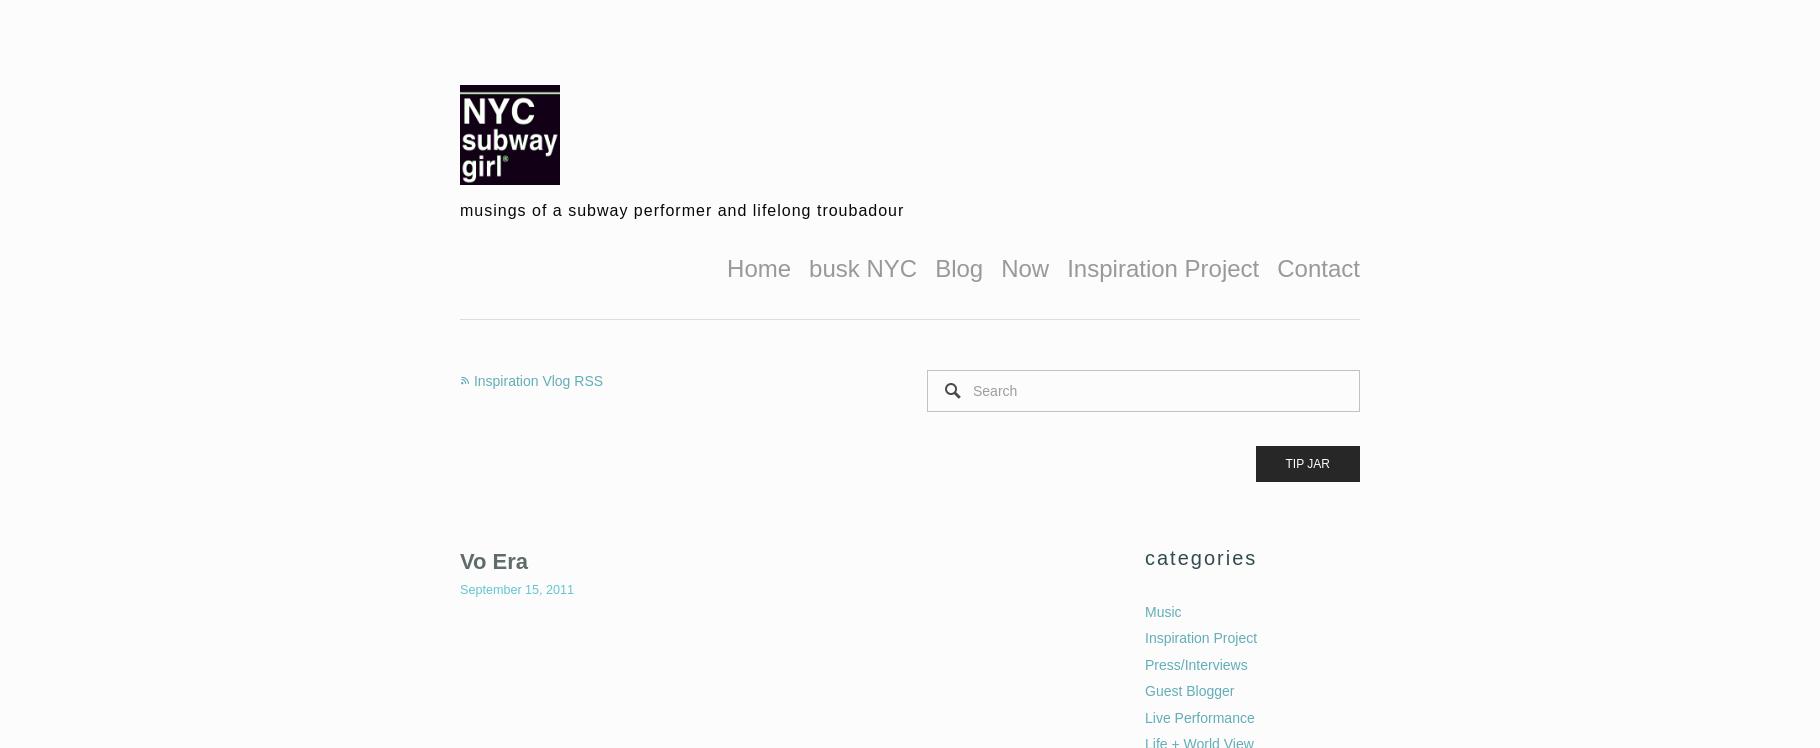  Describe the element at coordinates (537, 379) in the screenshot. I see `'Inspiration Vlog RSS'` at that location.